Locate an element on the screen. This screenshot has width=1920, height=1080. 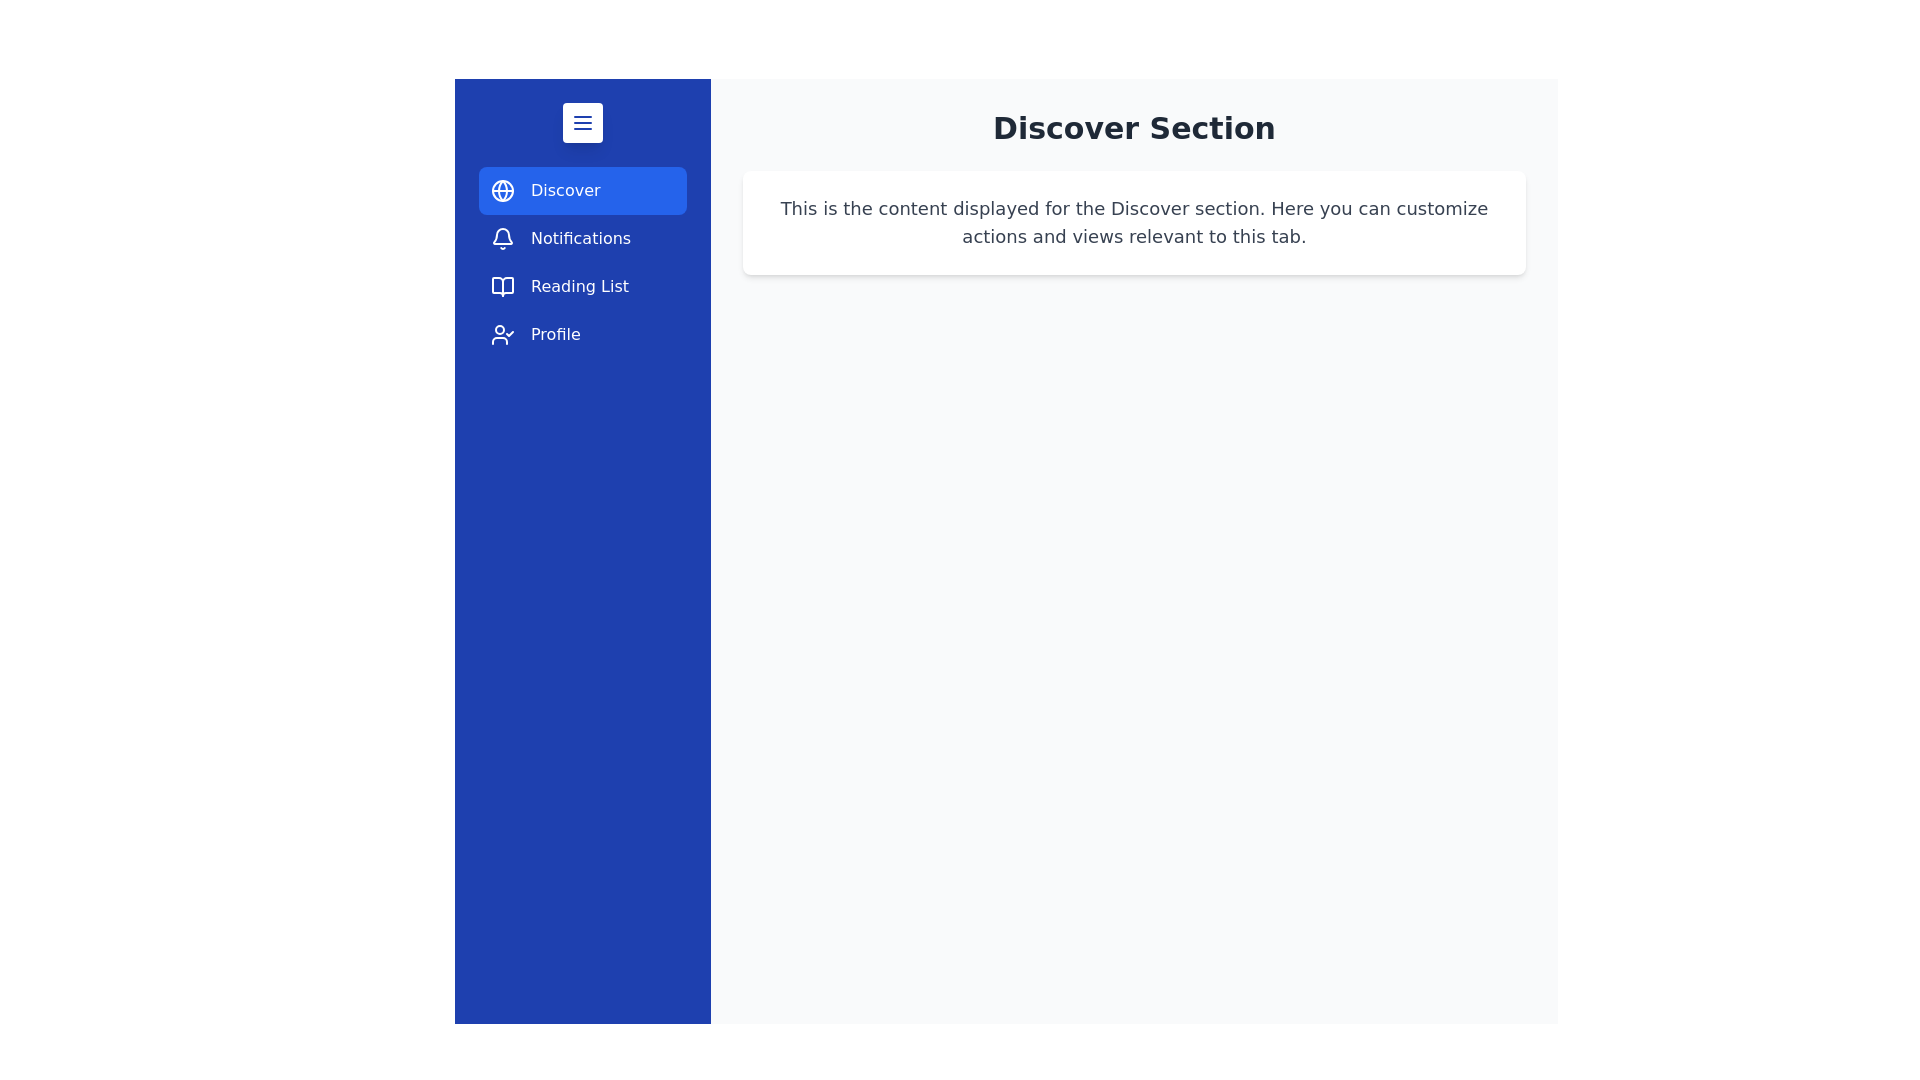
the tab labeled Discover to navigate to its section is located at coordinates (581, 191).